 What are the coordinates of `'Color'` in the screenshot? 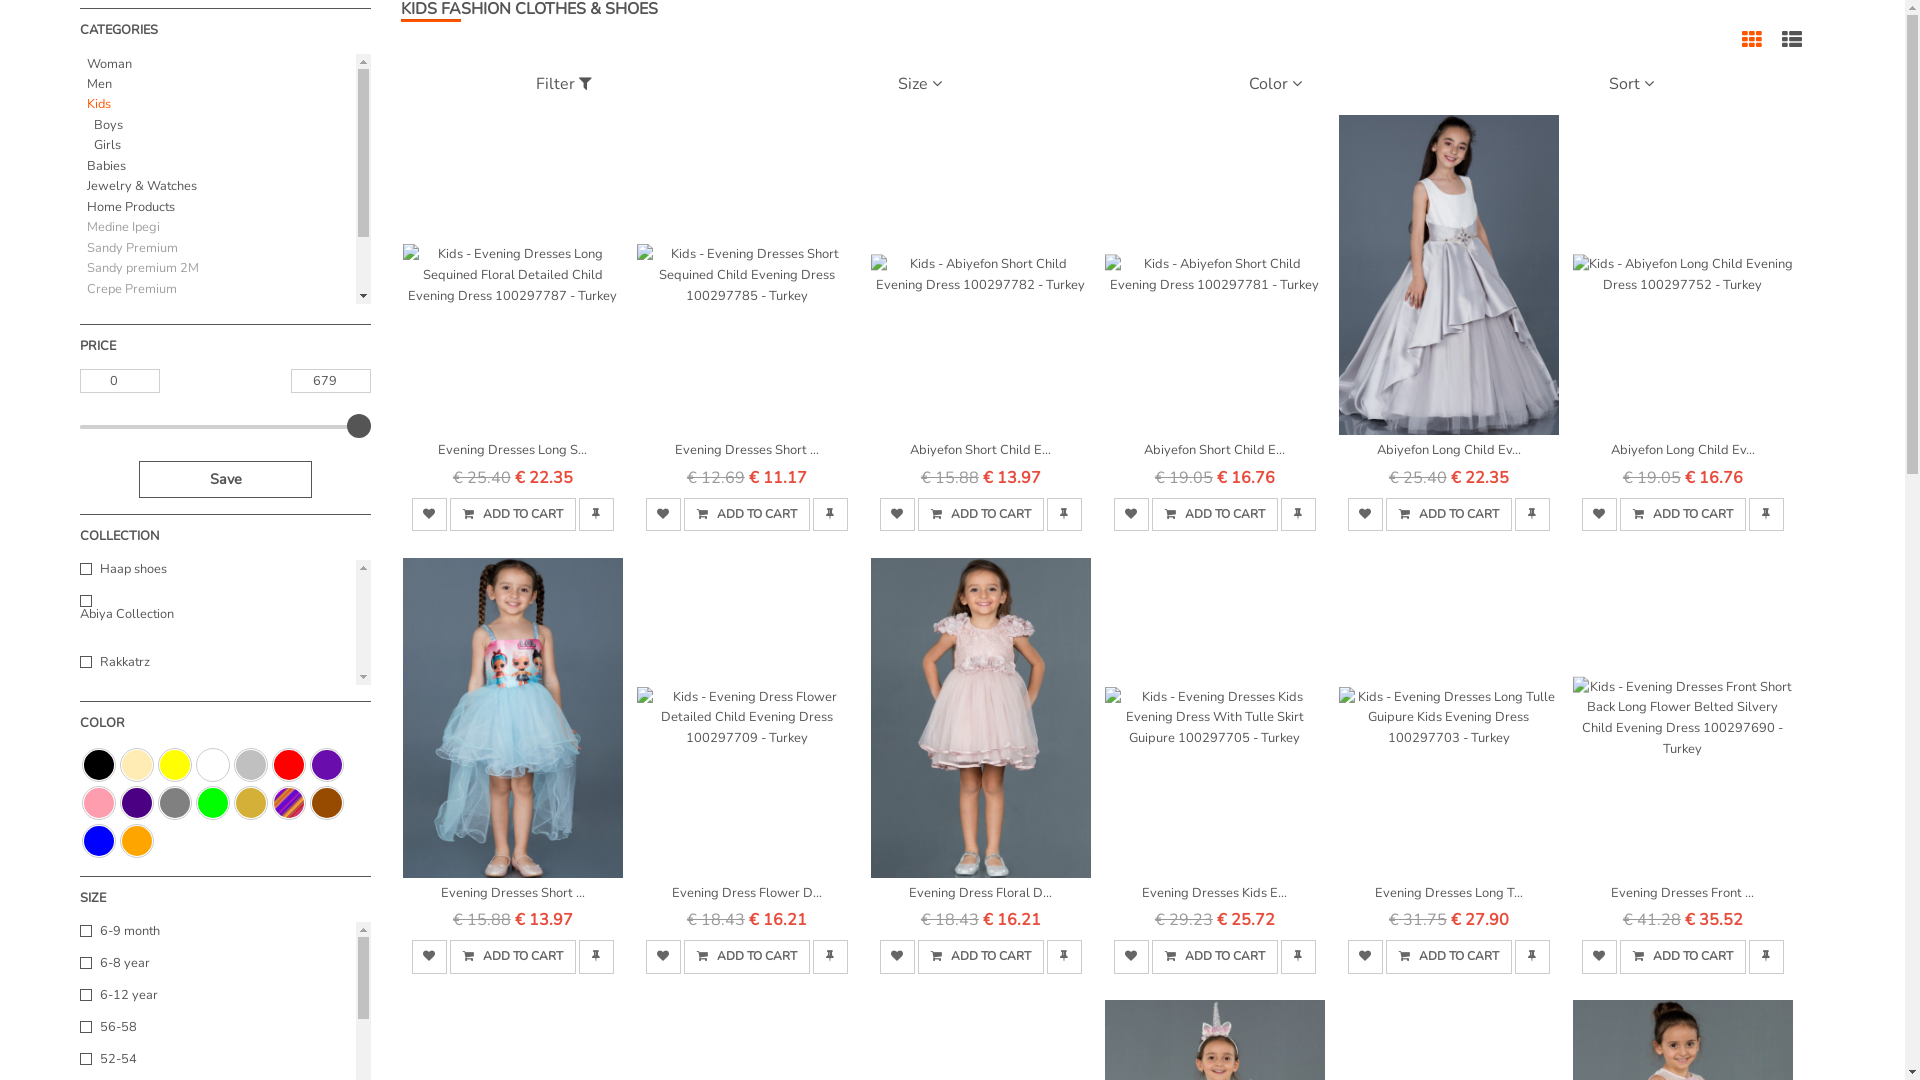 It's located at (1274, 83).